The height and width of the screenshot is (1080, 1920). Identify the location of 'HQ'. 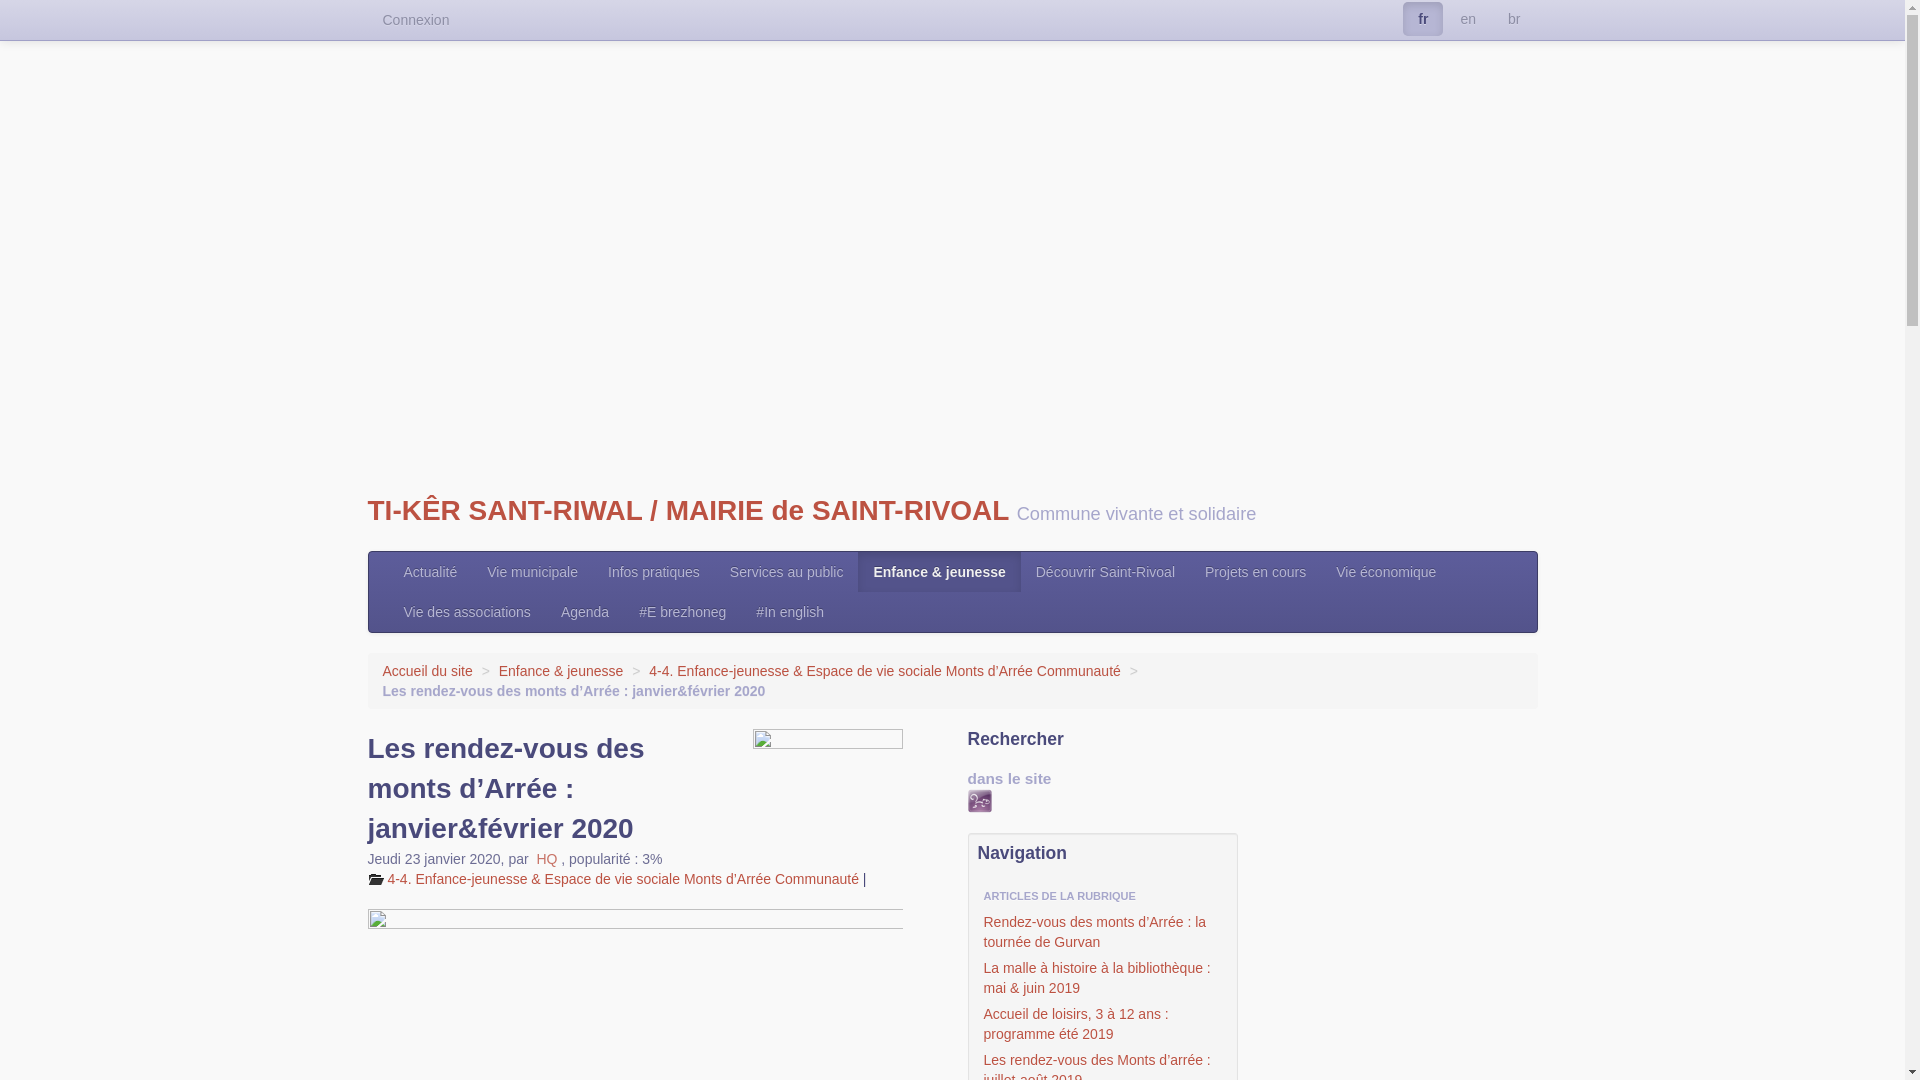
(546, 858).